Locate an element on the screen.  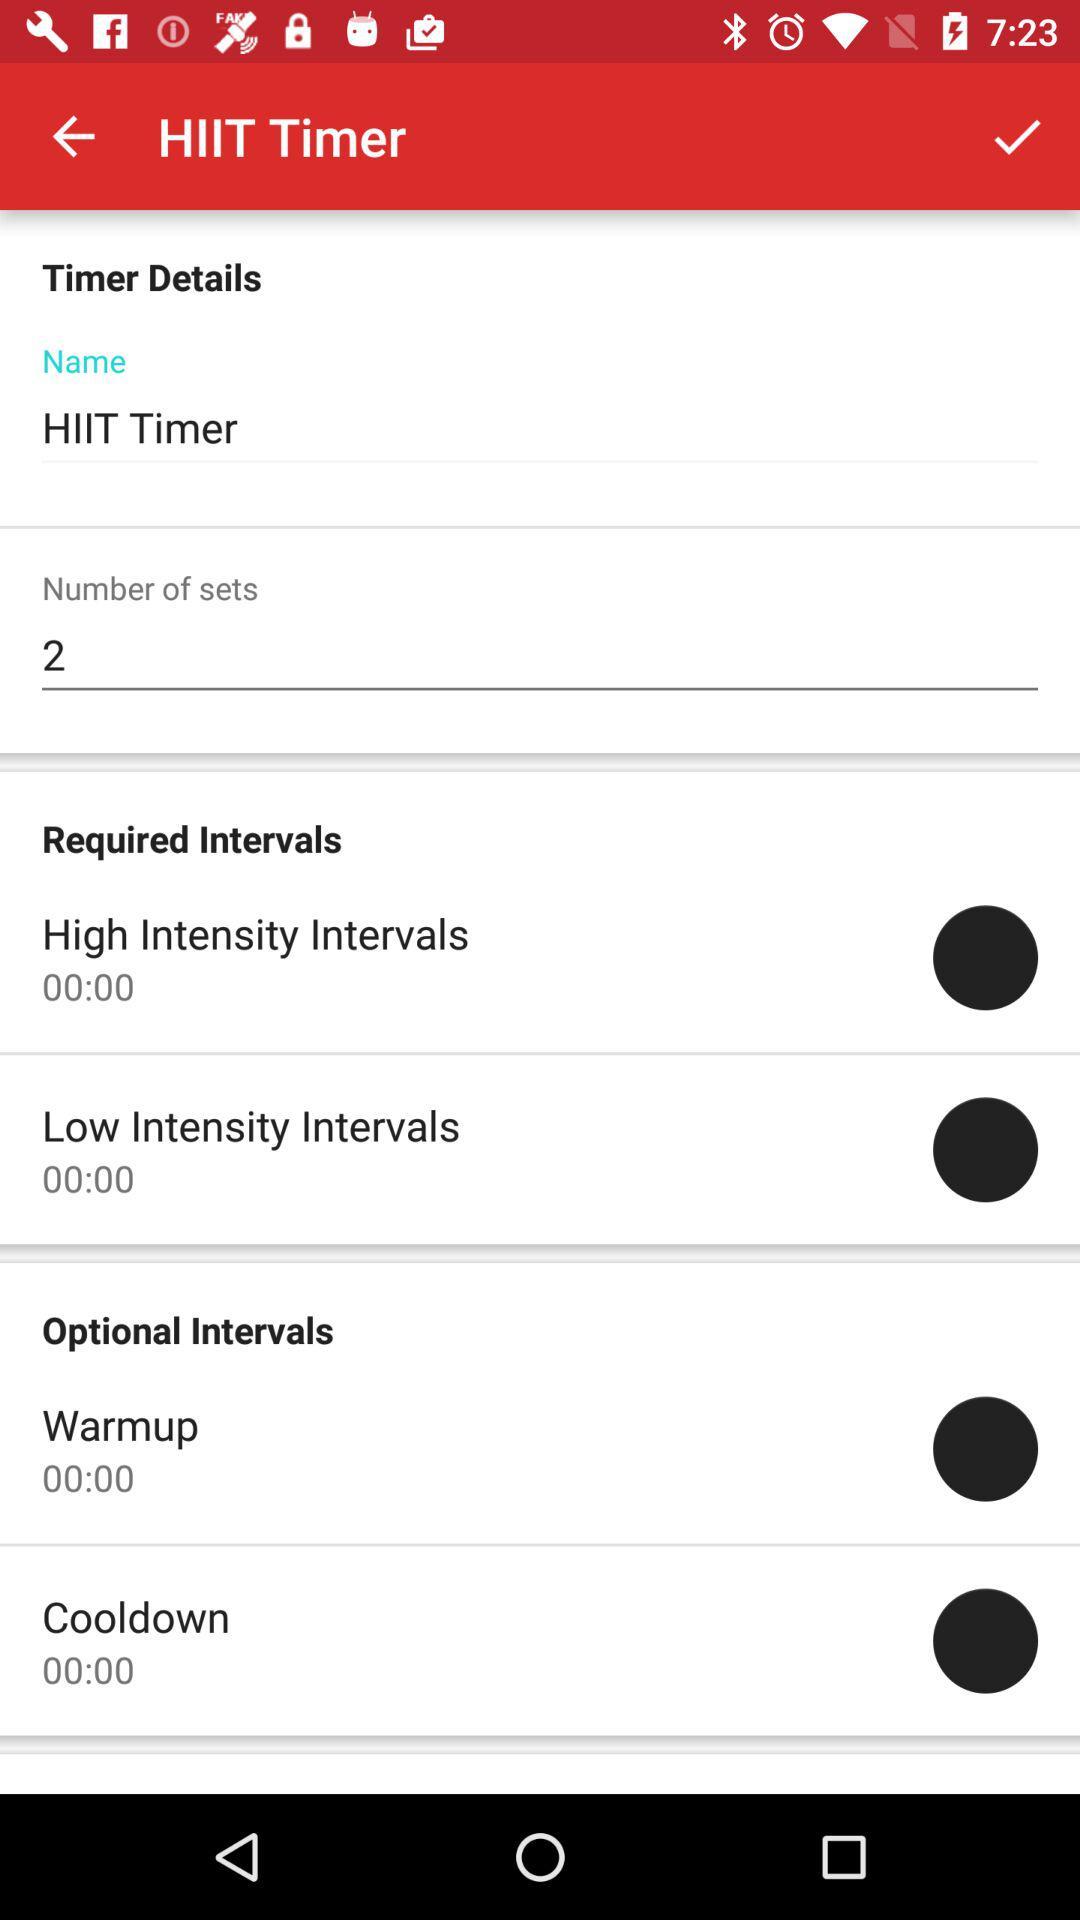
the button which is next to the hiit timer is located at coordinates (1017, 136).